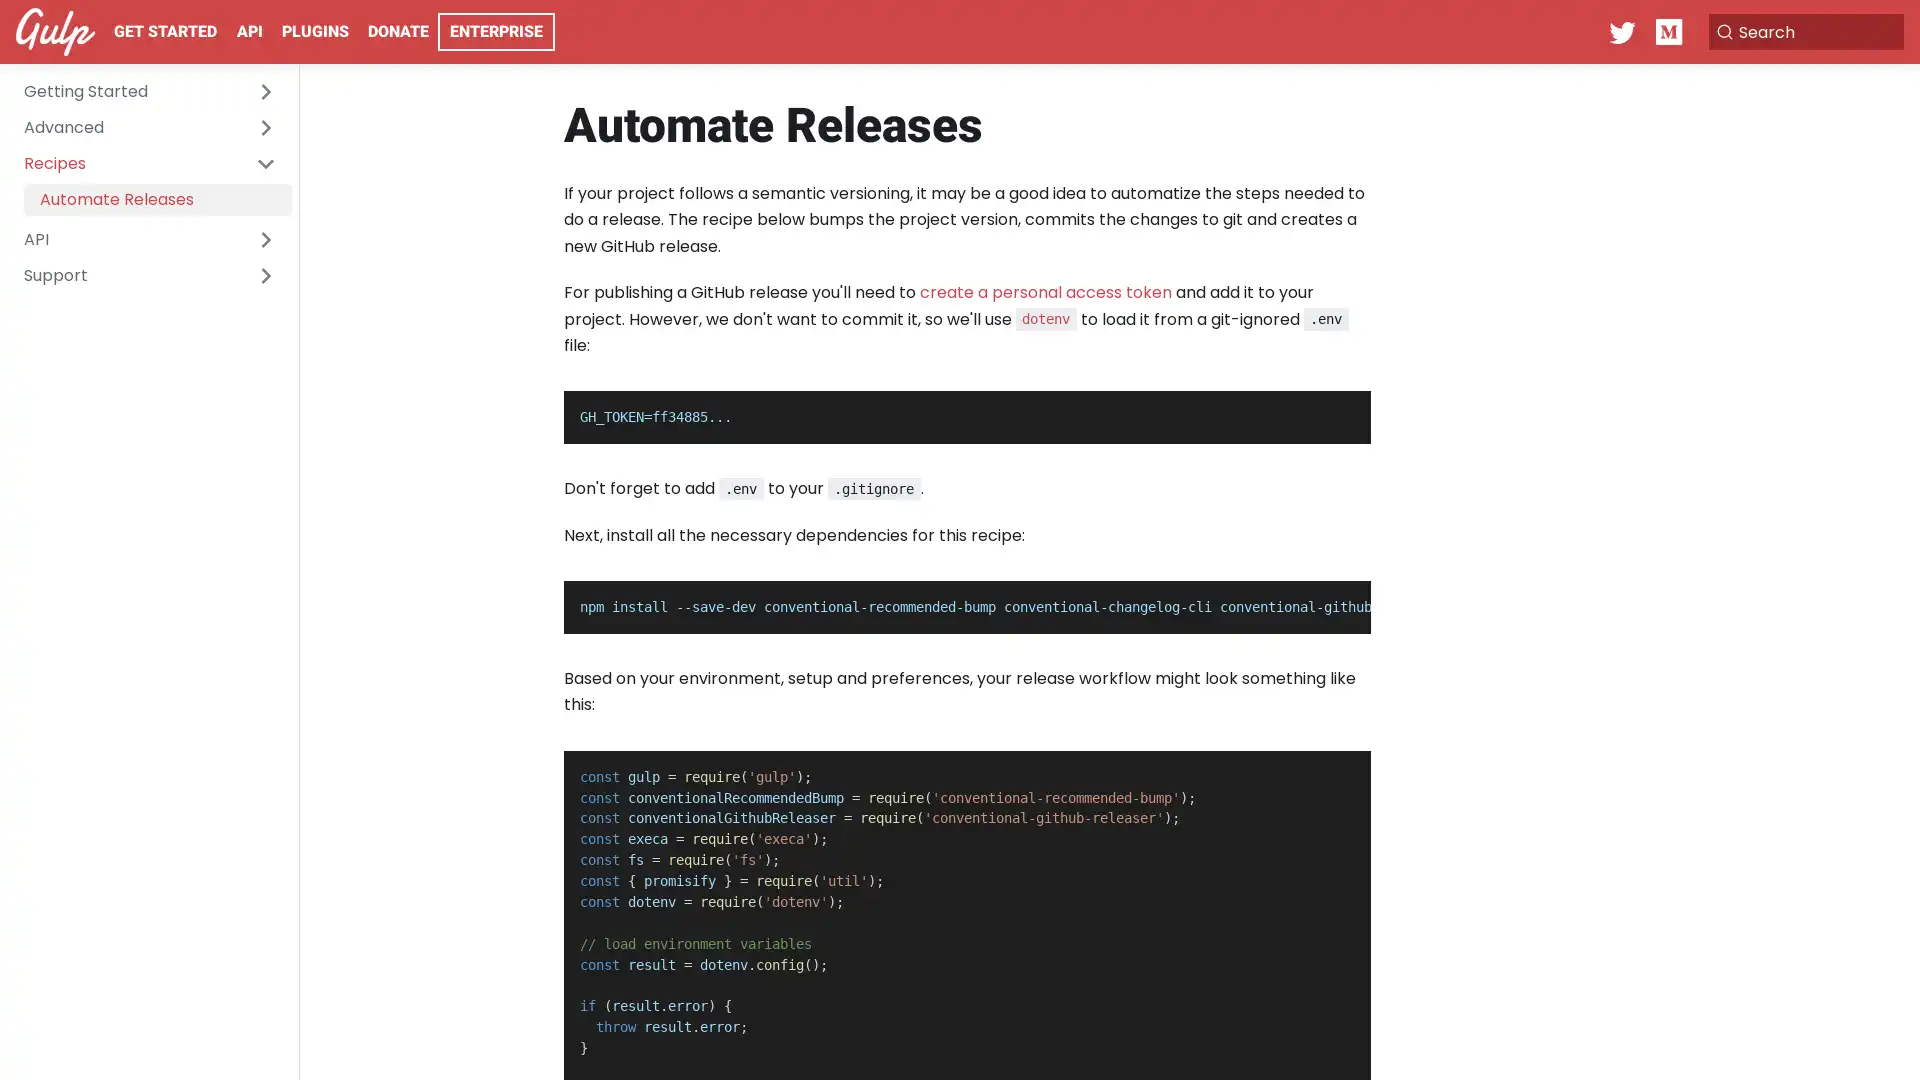 The height and width of the screenshot is (1080, 1920). I want to click on Copy code to clipboard, so click(1338, 770).